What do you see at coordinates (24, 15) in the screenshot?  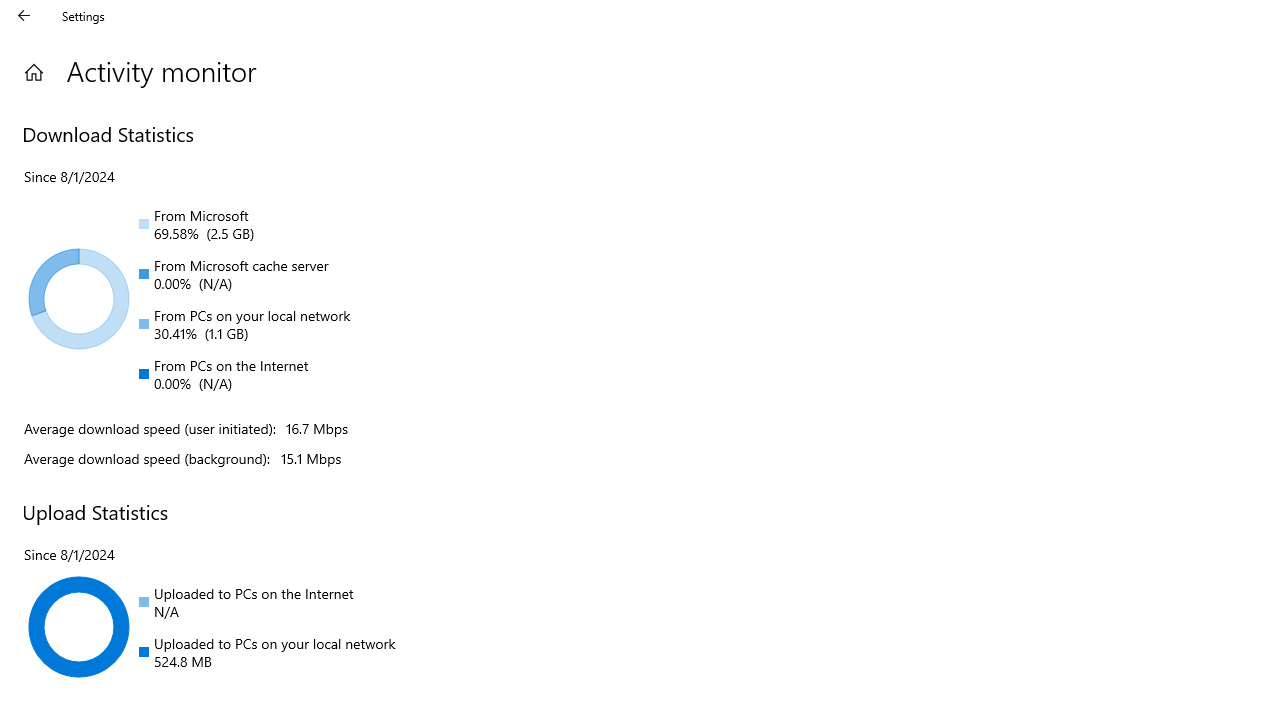 I see `'Back'` at bounding box center [24, 15].